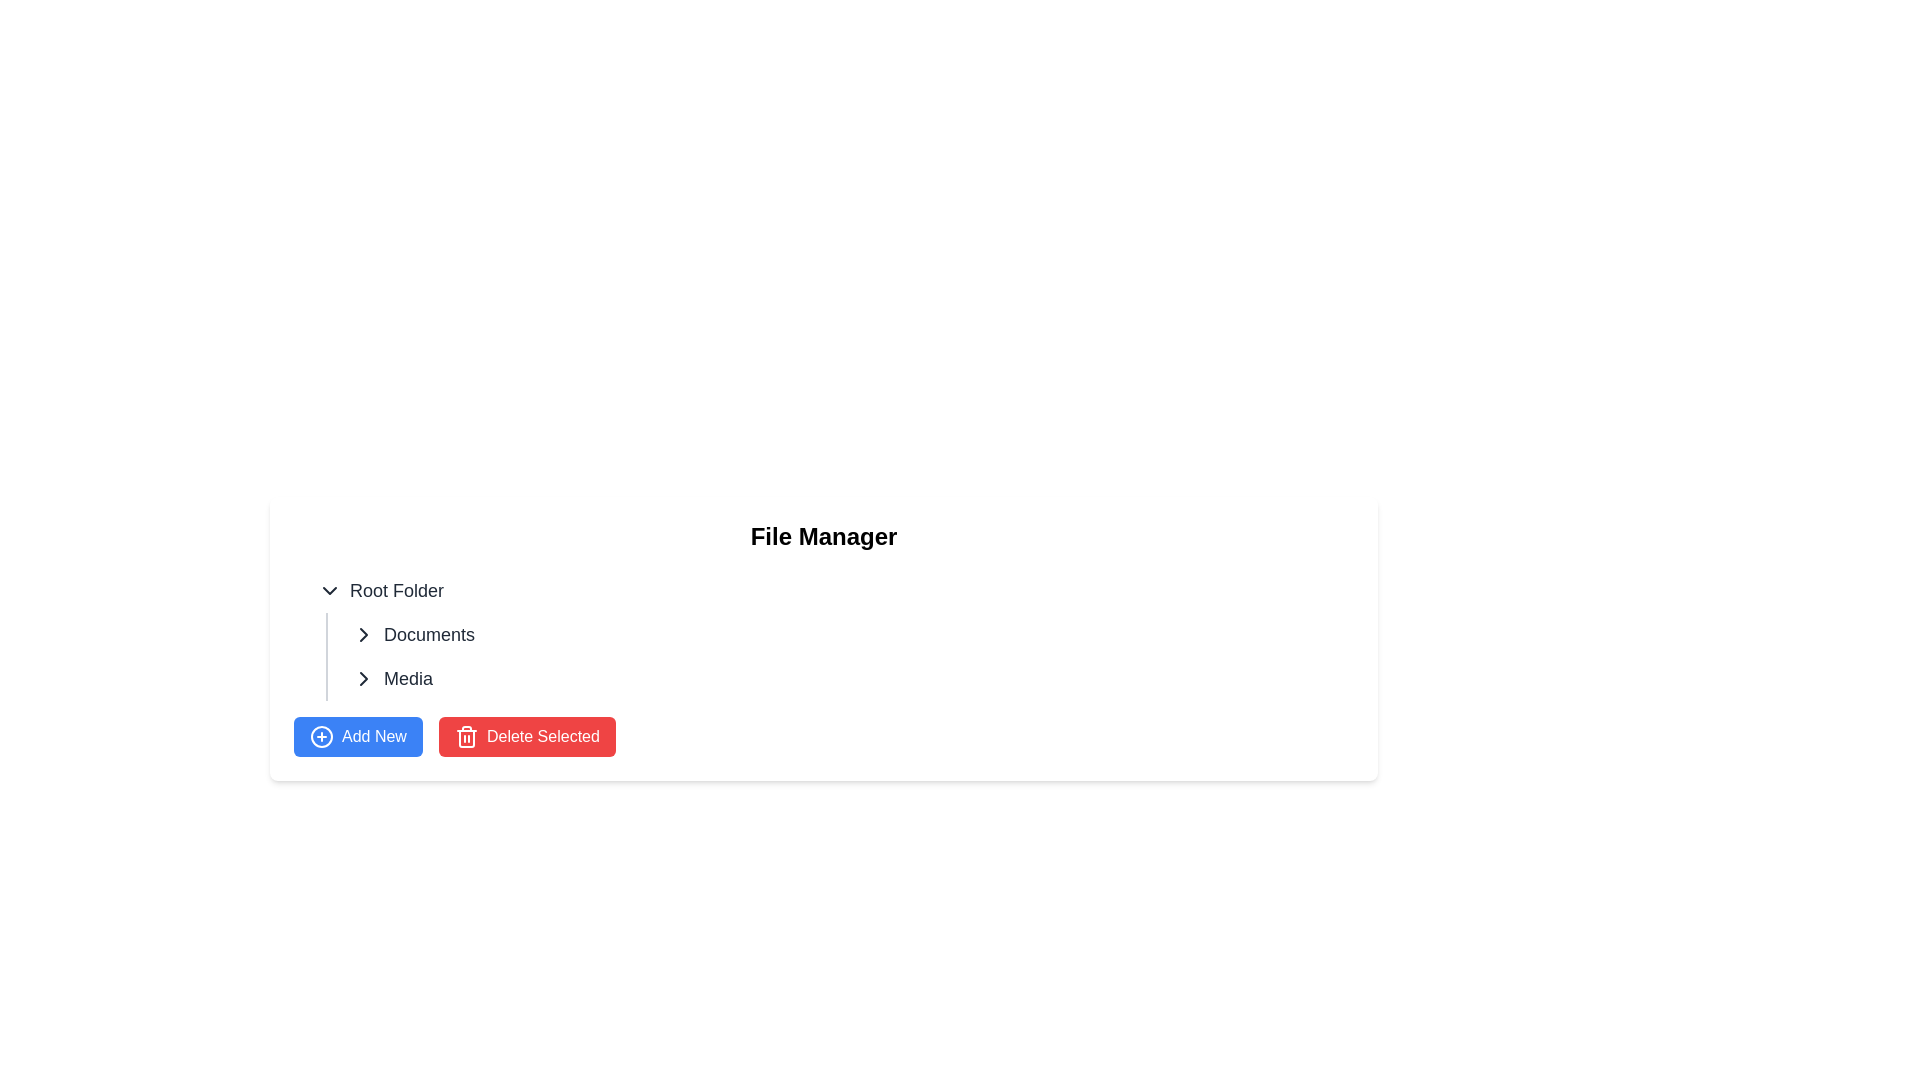 The width and height of the screenshot is (1920, 1080). What do you see at coordinates (358, 736) in the screenshot?
I see `the blue 'Add New' button that contains a plus symbol icon and white text, positioned to the left of the red 'Delete Selected' button` at bounding box center [358, 736].